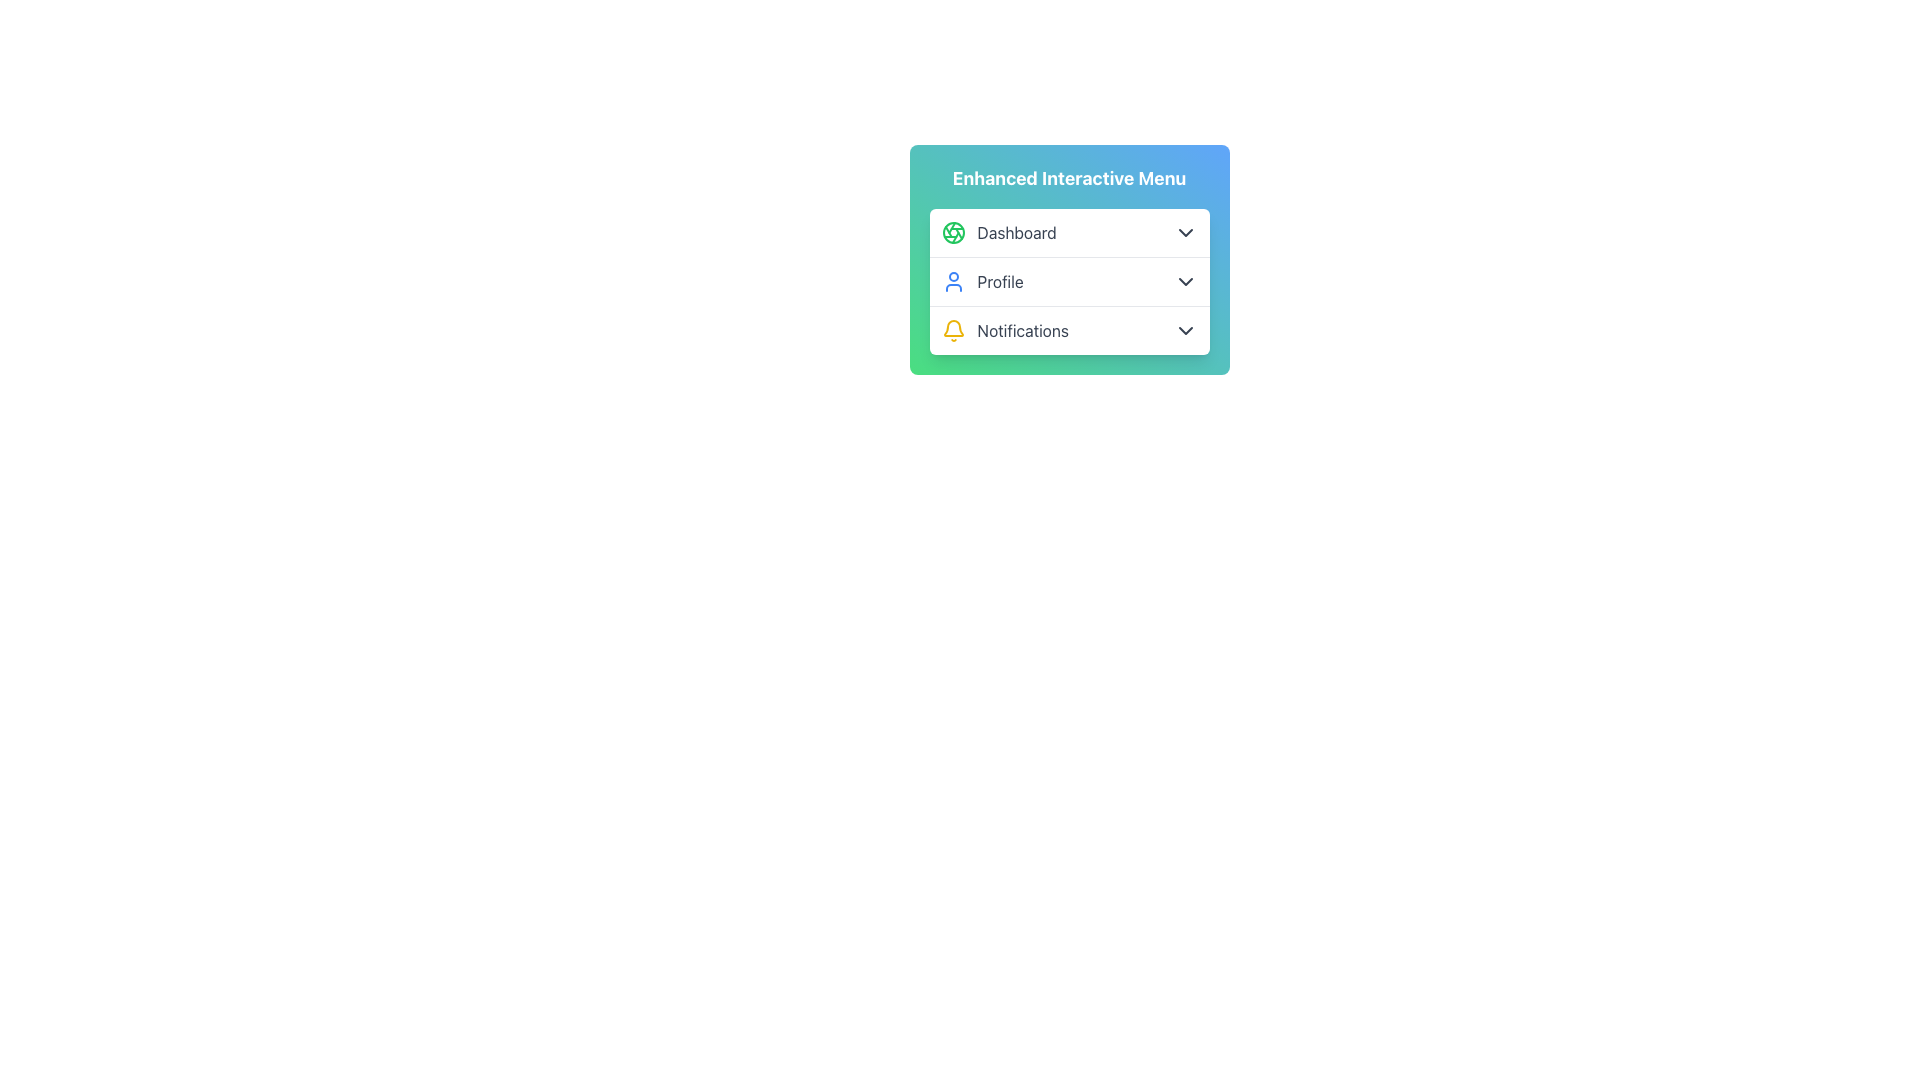  What do you see at coordinates (1068, 177) in the screenshot?
I see `the text label that reads 'Enhanced Interactive Menu', which is styled in bold and serves as the header for the interactive menu options` at bounding box center [1068, 177].